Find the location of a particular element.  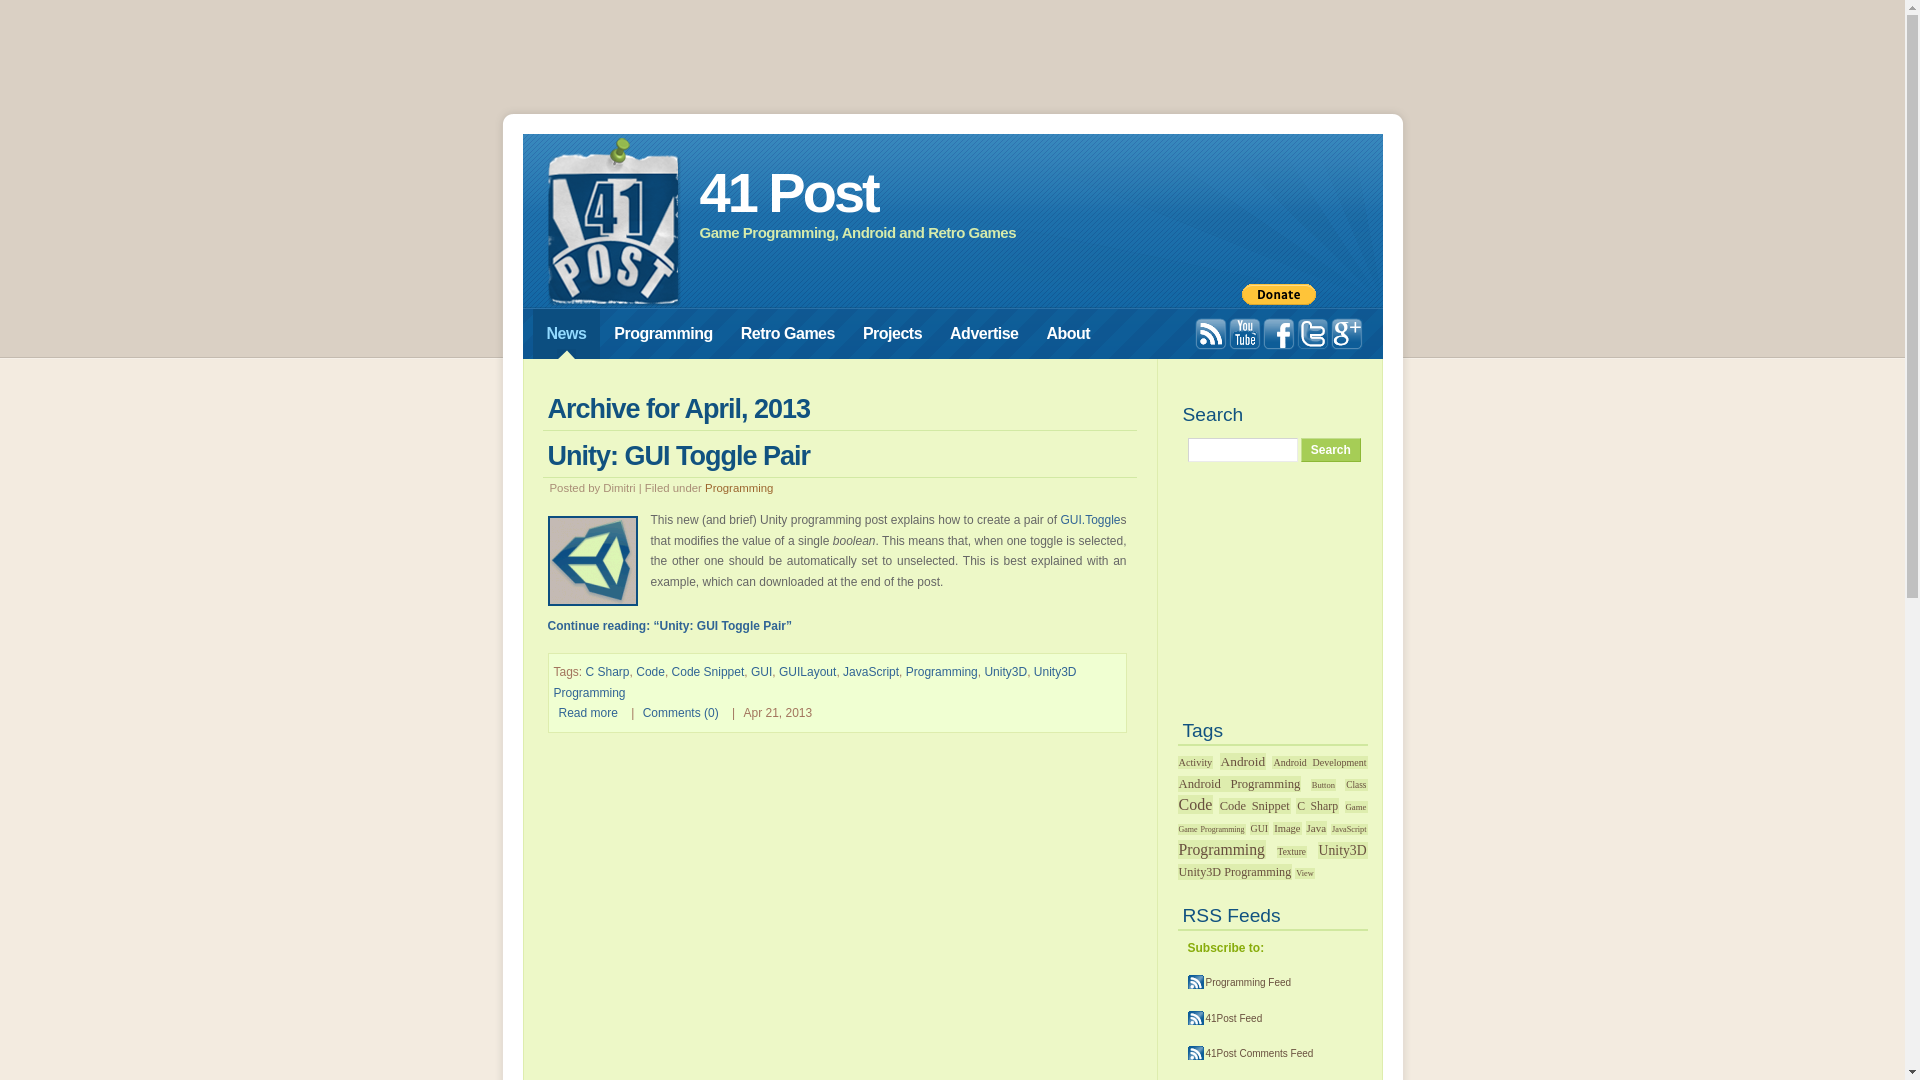

'Button' is located at coordinates (1310, 784).